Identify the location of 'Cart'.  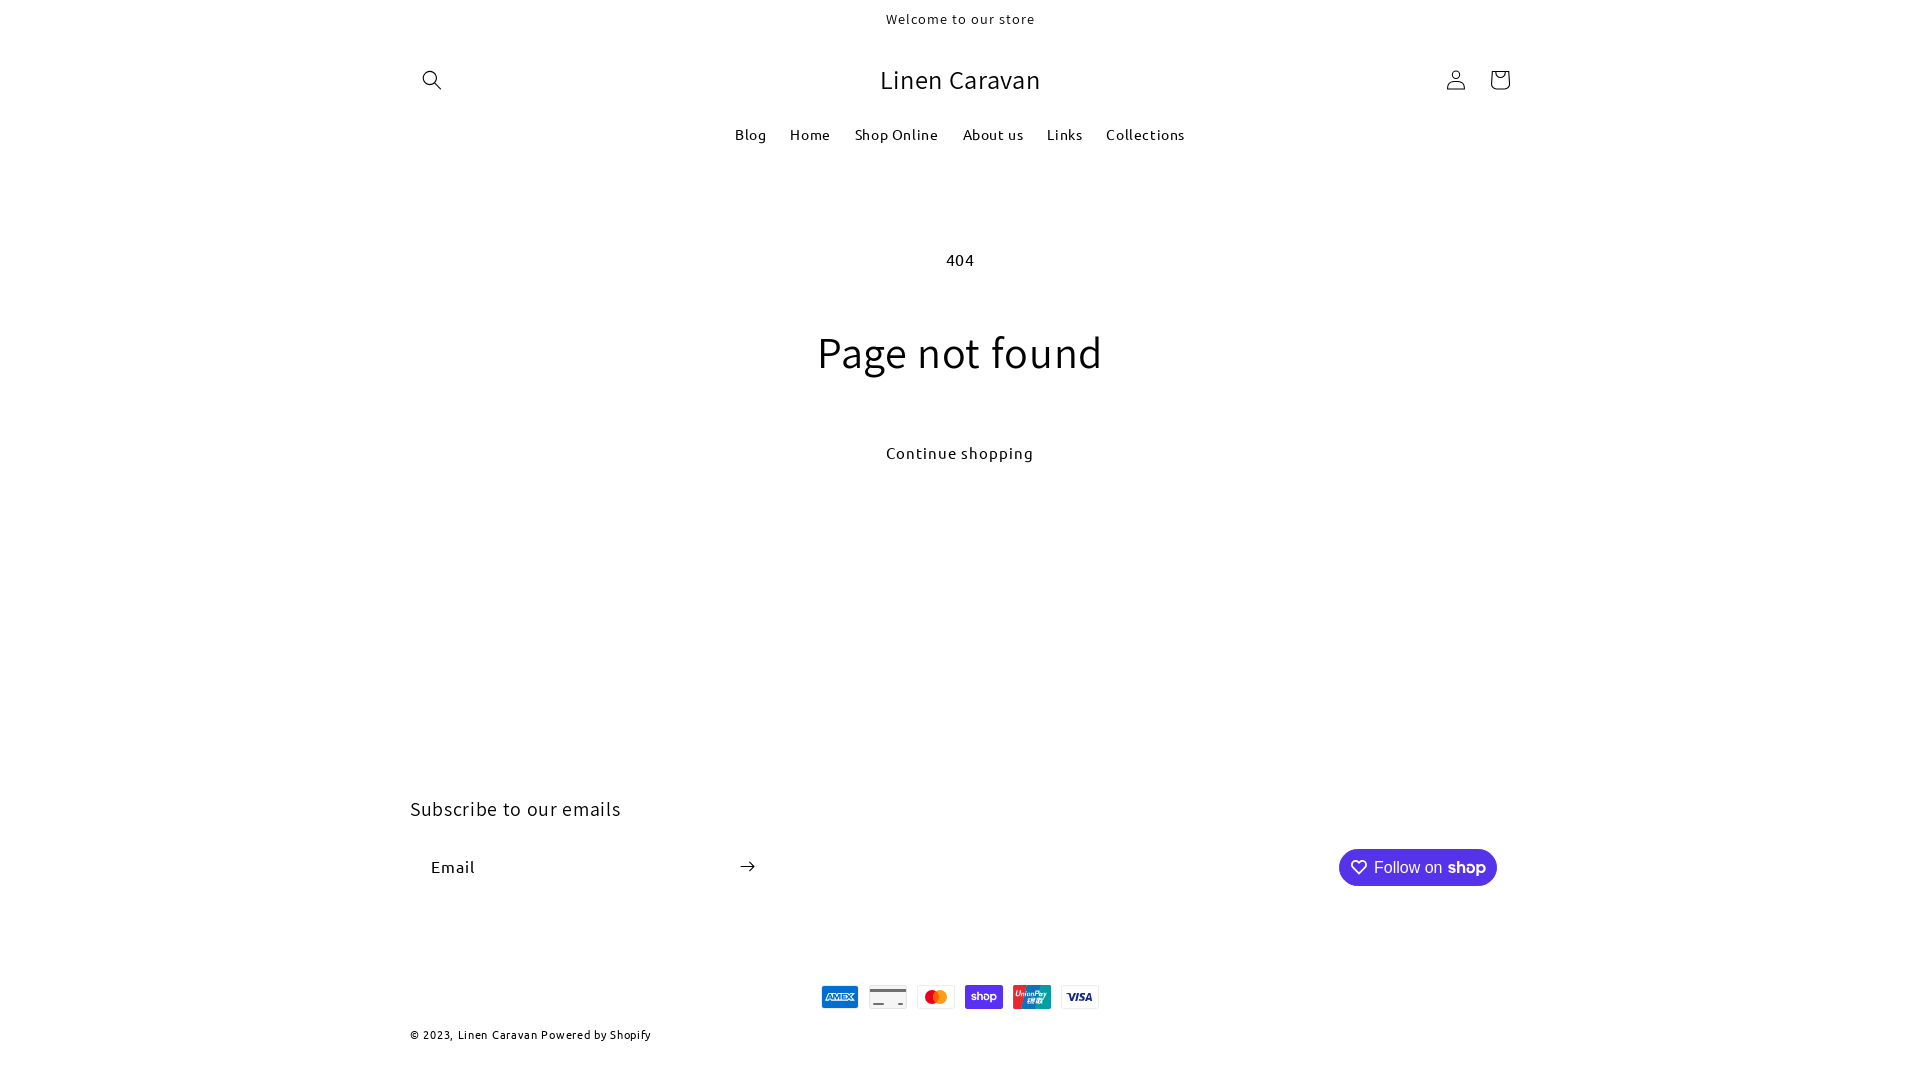
(1478, 79).